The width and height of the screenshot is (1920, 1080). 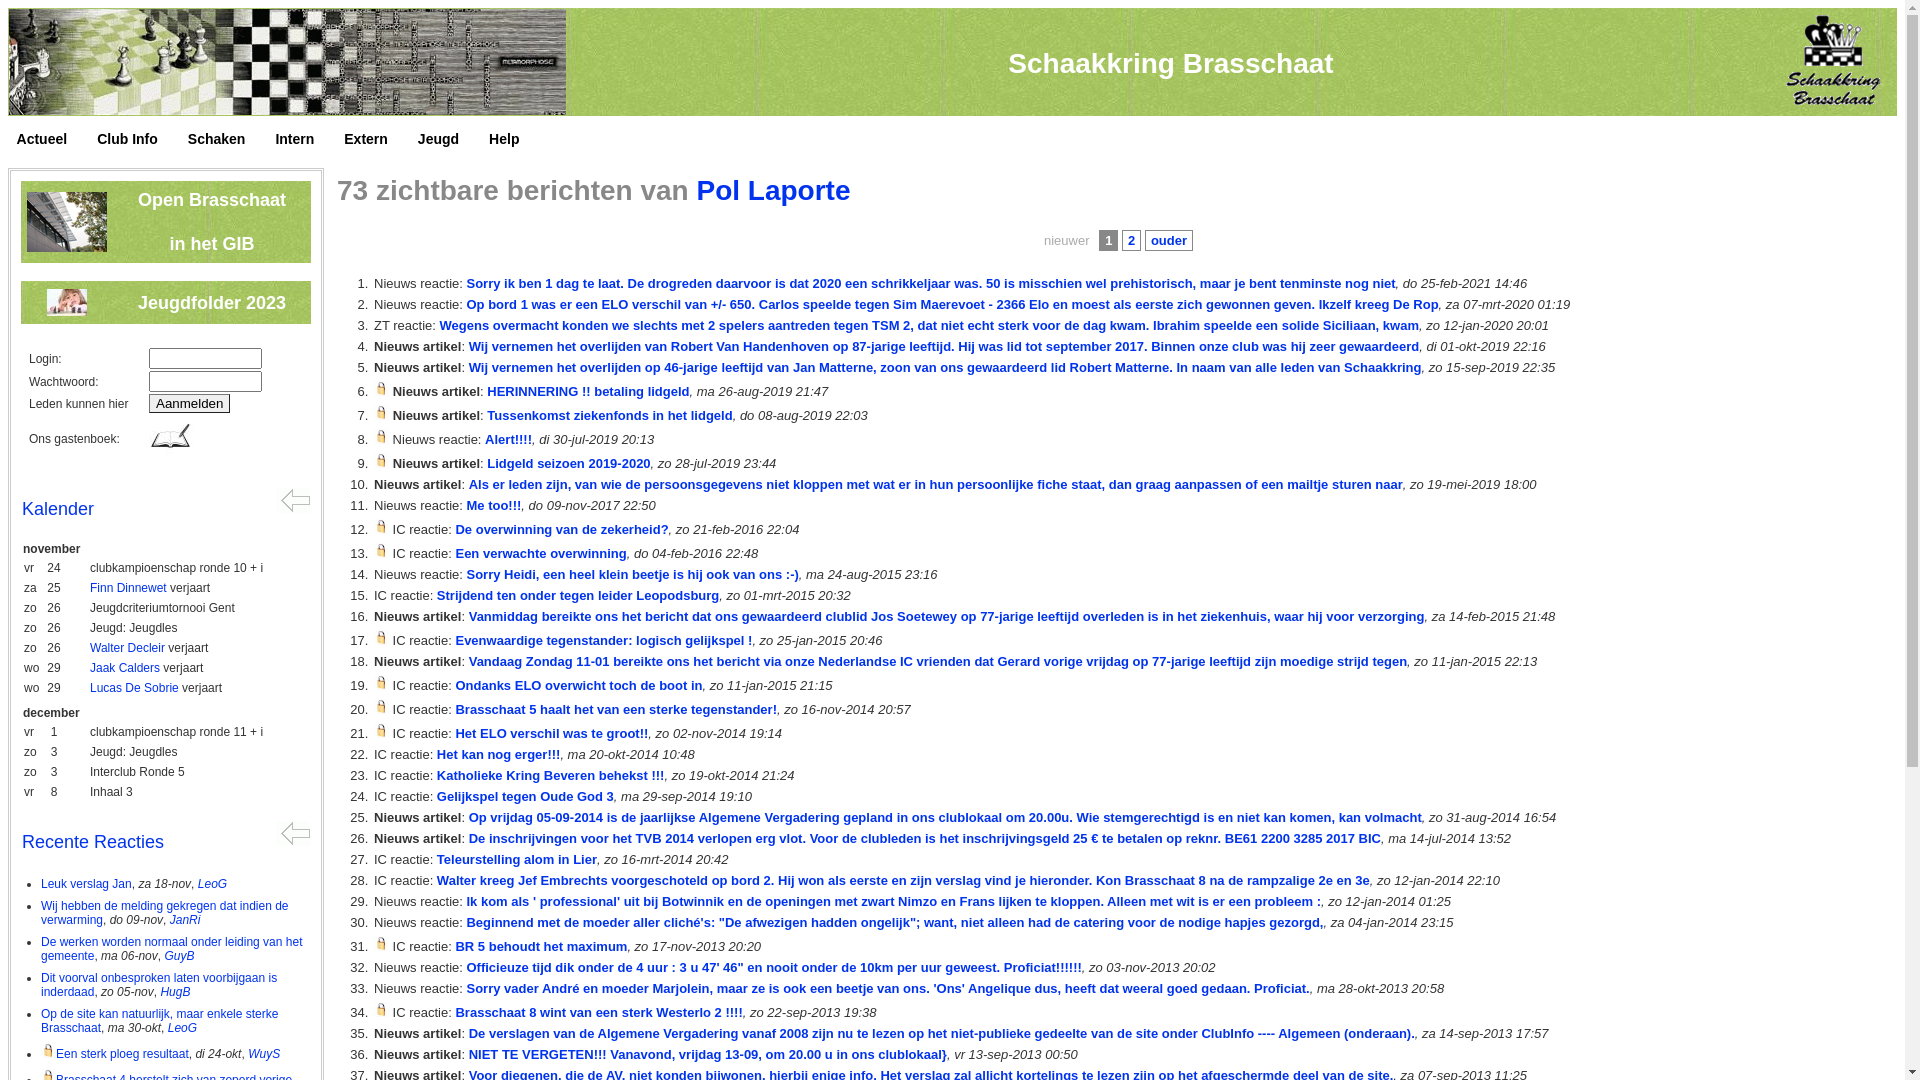 What do you see at coordinates (41, 947) in the screenshot?
I see `'De werken worden normaal onder leiding van het gemeente'` at bounding box center [41, 947].